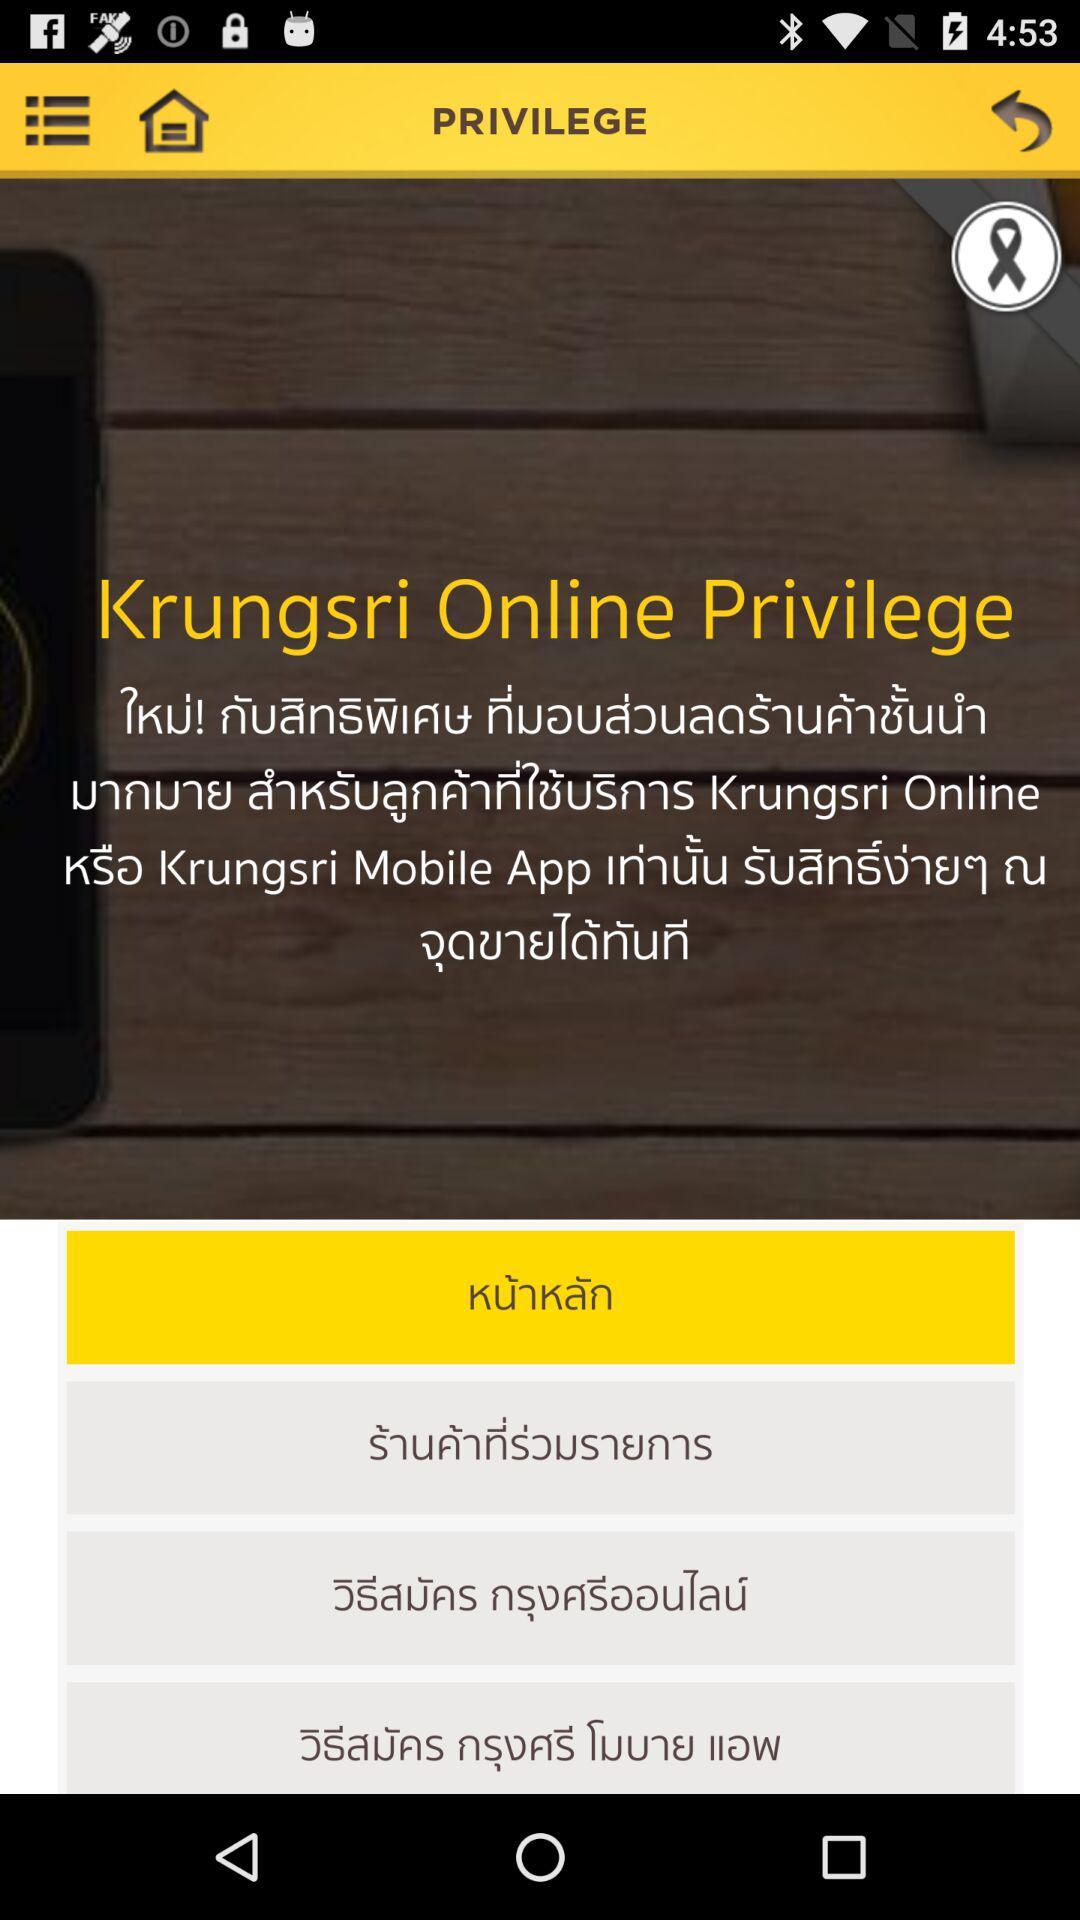 The height and width of the screenshot is (1920, 1080). I want to click on home pega, so click(172, 119).